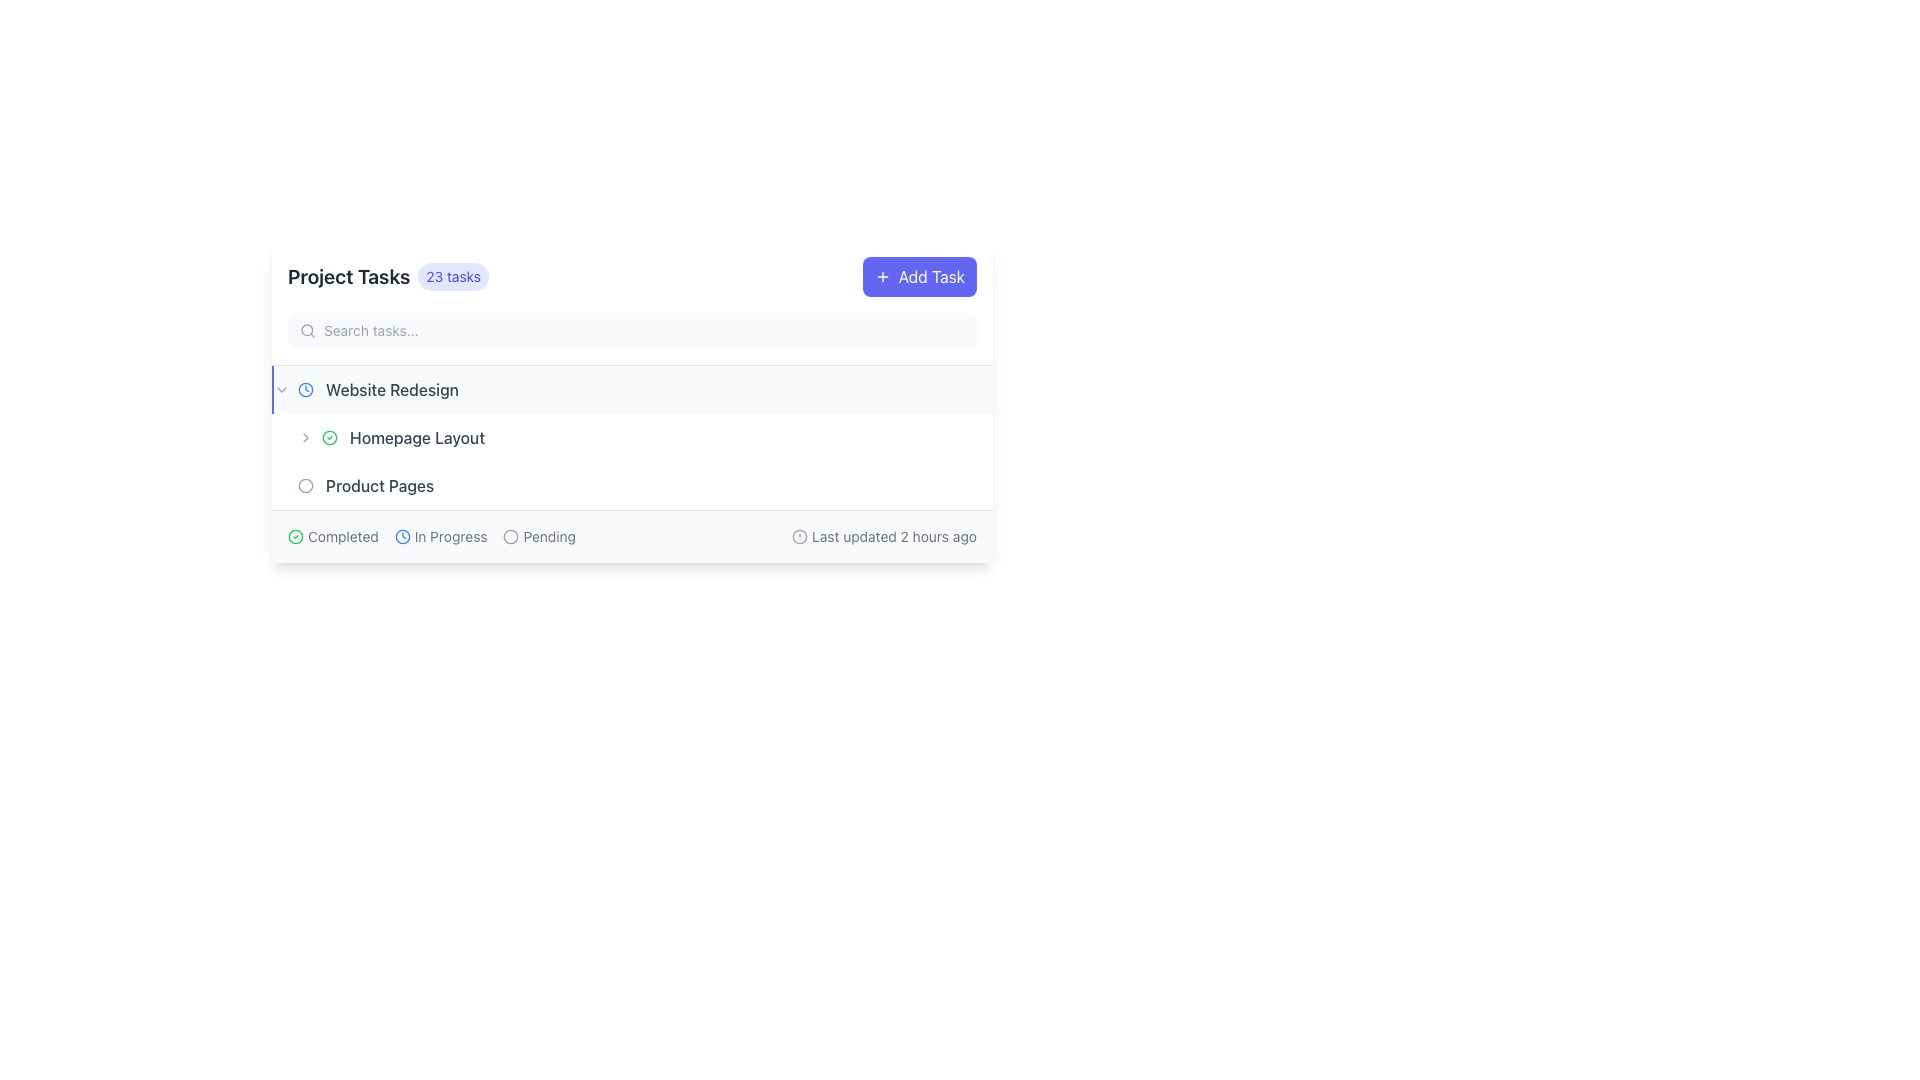 This screenshot has width=1920, height=1080. What do you see at coordinates (392, 389) in the screenshot?
I see `text label displaying 'Website Redesign', which is styled in gray and positioned as the first item under 'Project Tasks' in the top task list` at bounding box center [392, 389].